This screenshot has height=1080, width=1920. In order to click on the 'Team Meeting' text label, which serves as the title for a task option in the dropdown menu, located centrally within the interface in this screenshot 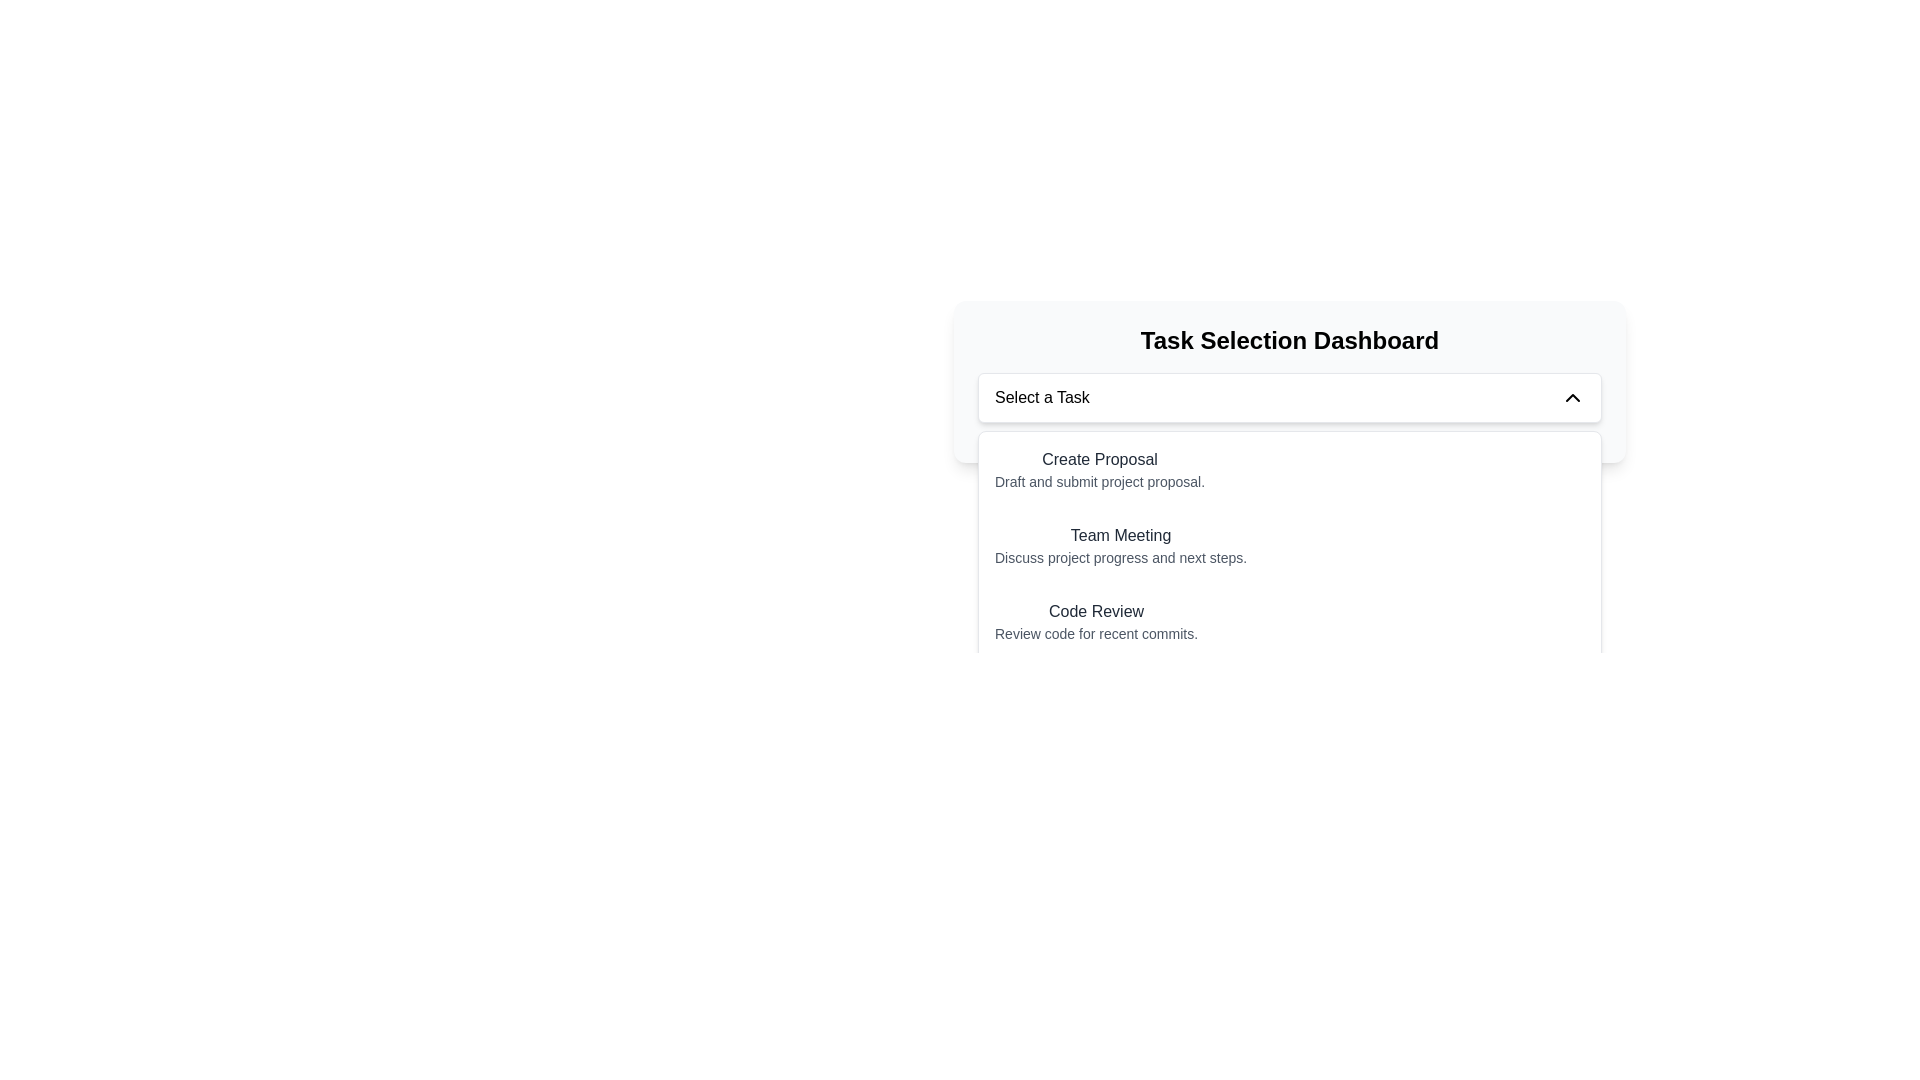, I will do `click(1121, 535)`.